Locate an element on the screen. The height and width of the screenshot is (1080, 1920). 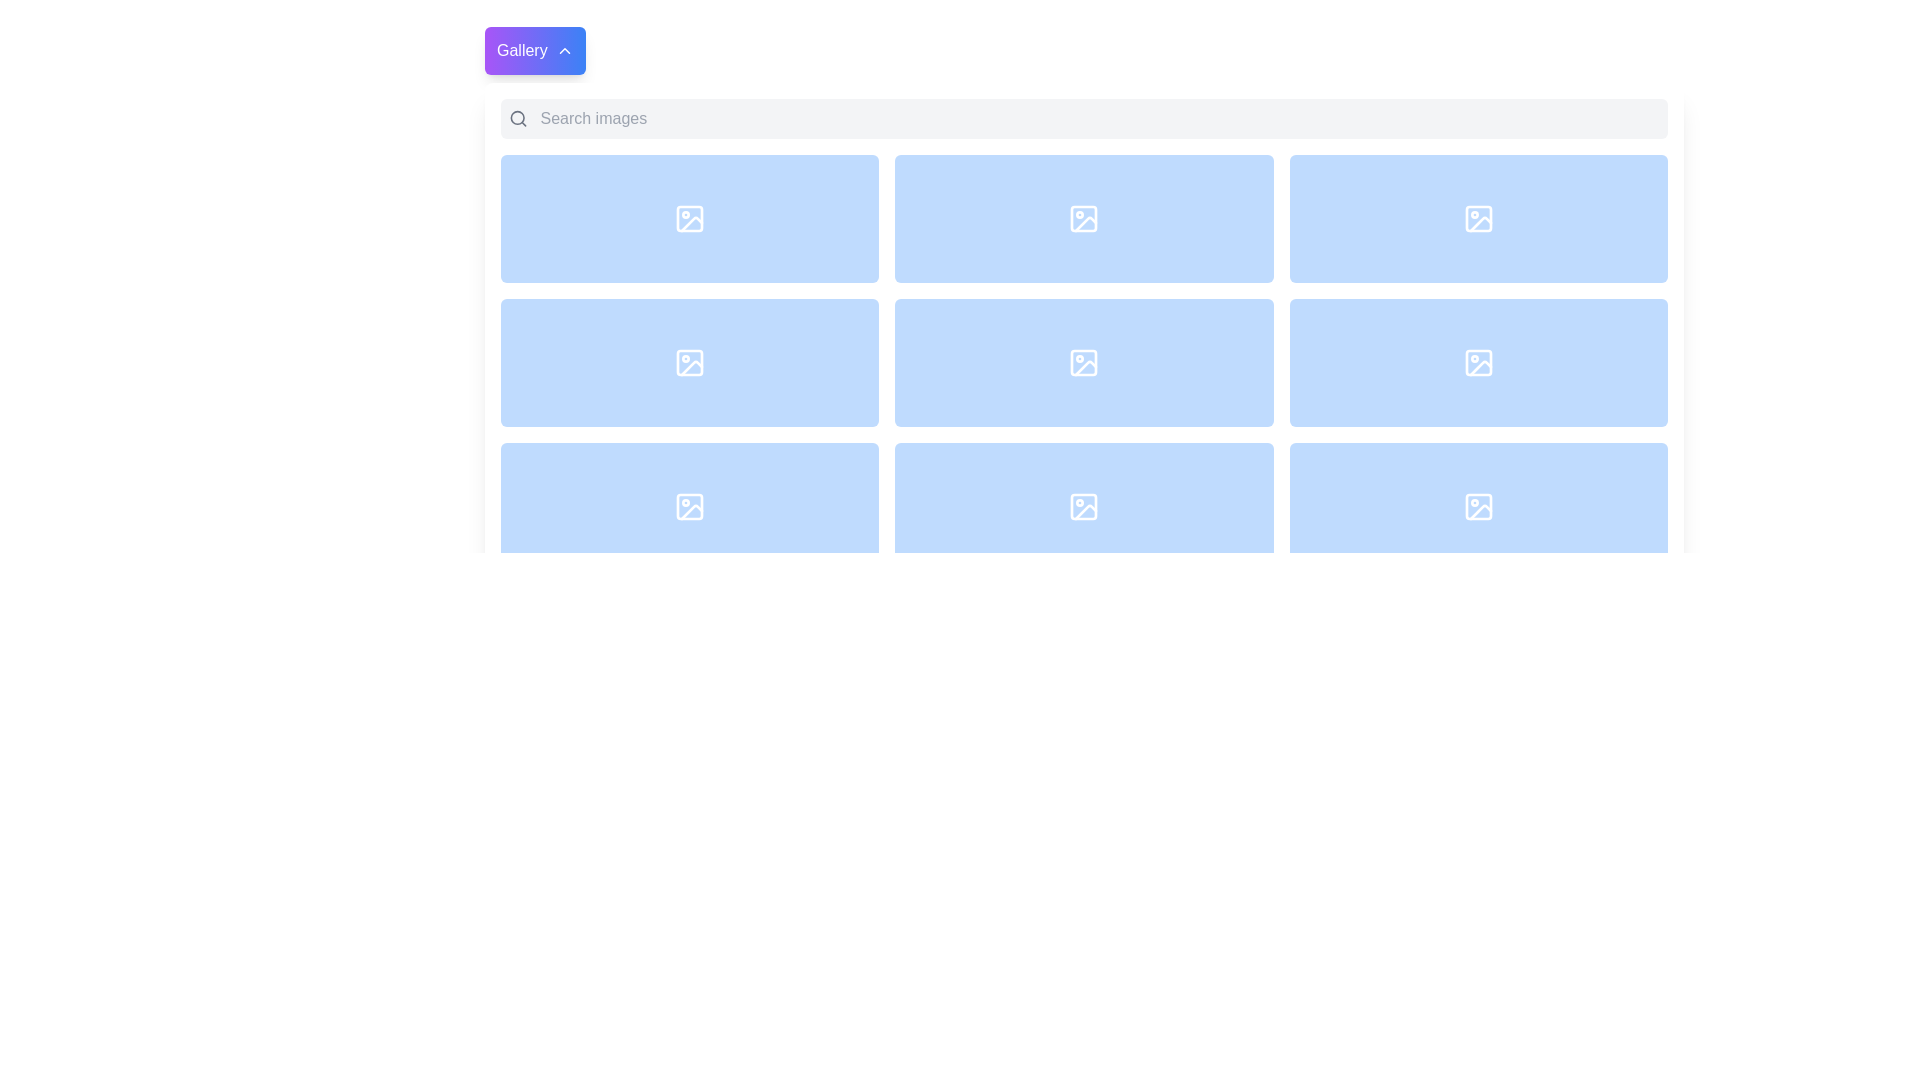
the icon resembling an image symbol, which has a rectangle with rounded corners and a circle inside, located in the sixth card of a grid layout in the center of a blue rectangular area is located at coordinates (1083, 505).